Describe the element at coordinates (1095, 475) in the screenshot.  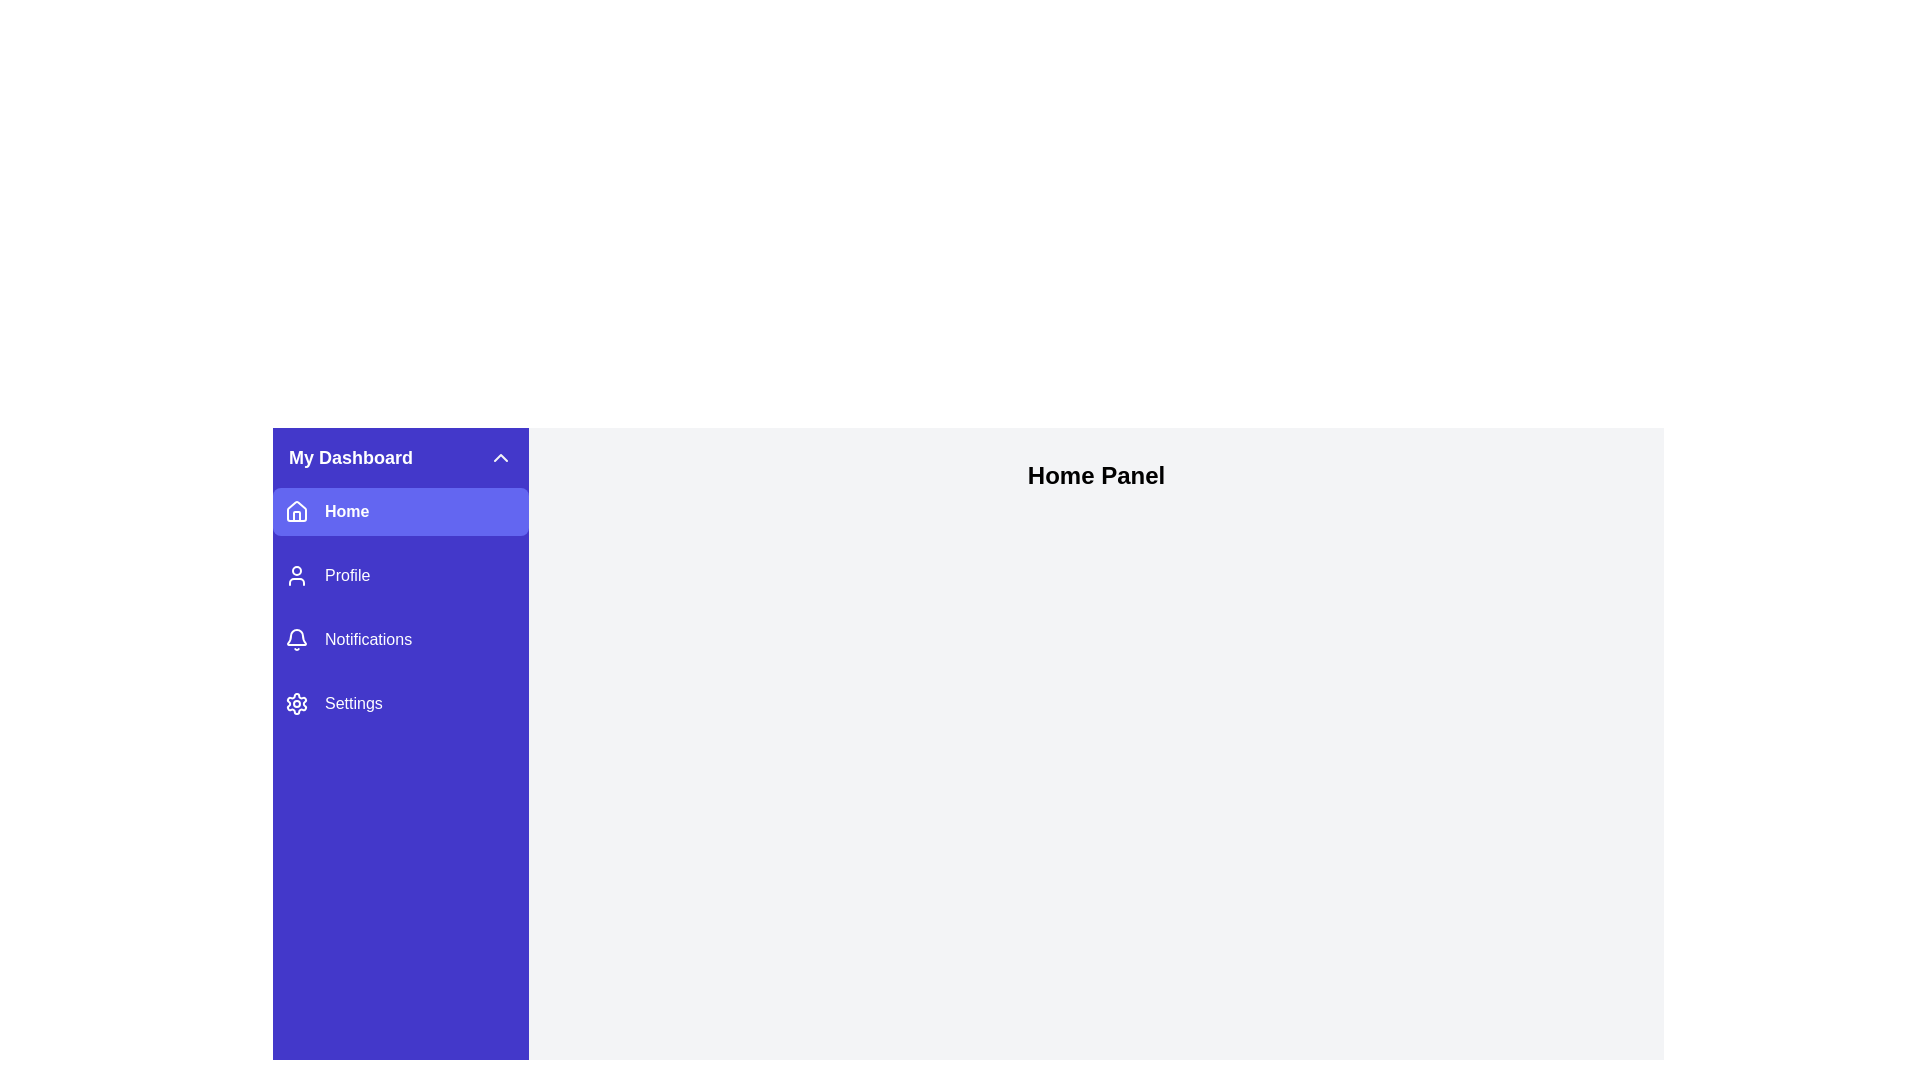
I see `the 'Home Panel' header text, which is bold and large, located in the upper-middle section of the interface` at that location.